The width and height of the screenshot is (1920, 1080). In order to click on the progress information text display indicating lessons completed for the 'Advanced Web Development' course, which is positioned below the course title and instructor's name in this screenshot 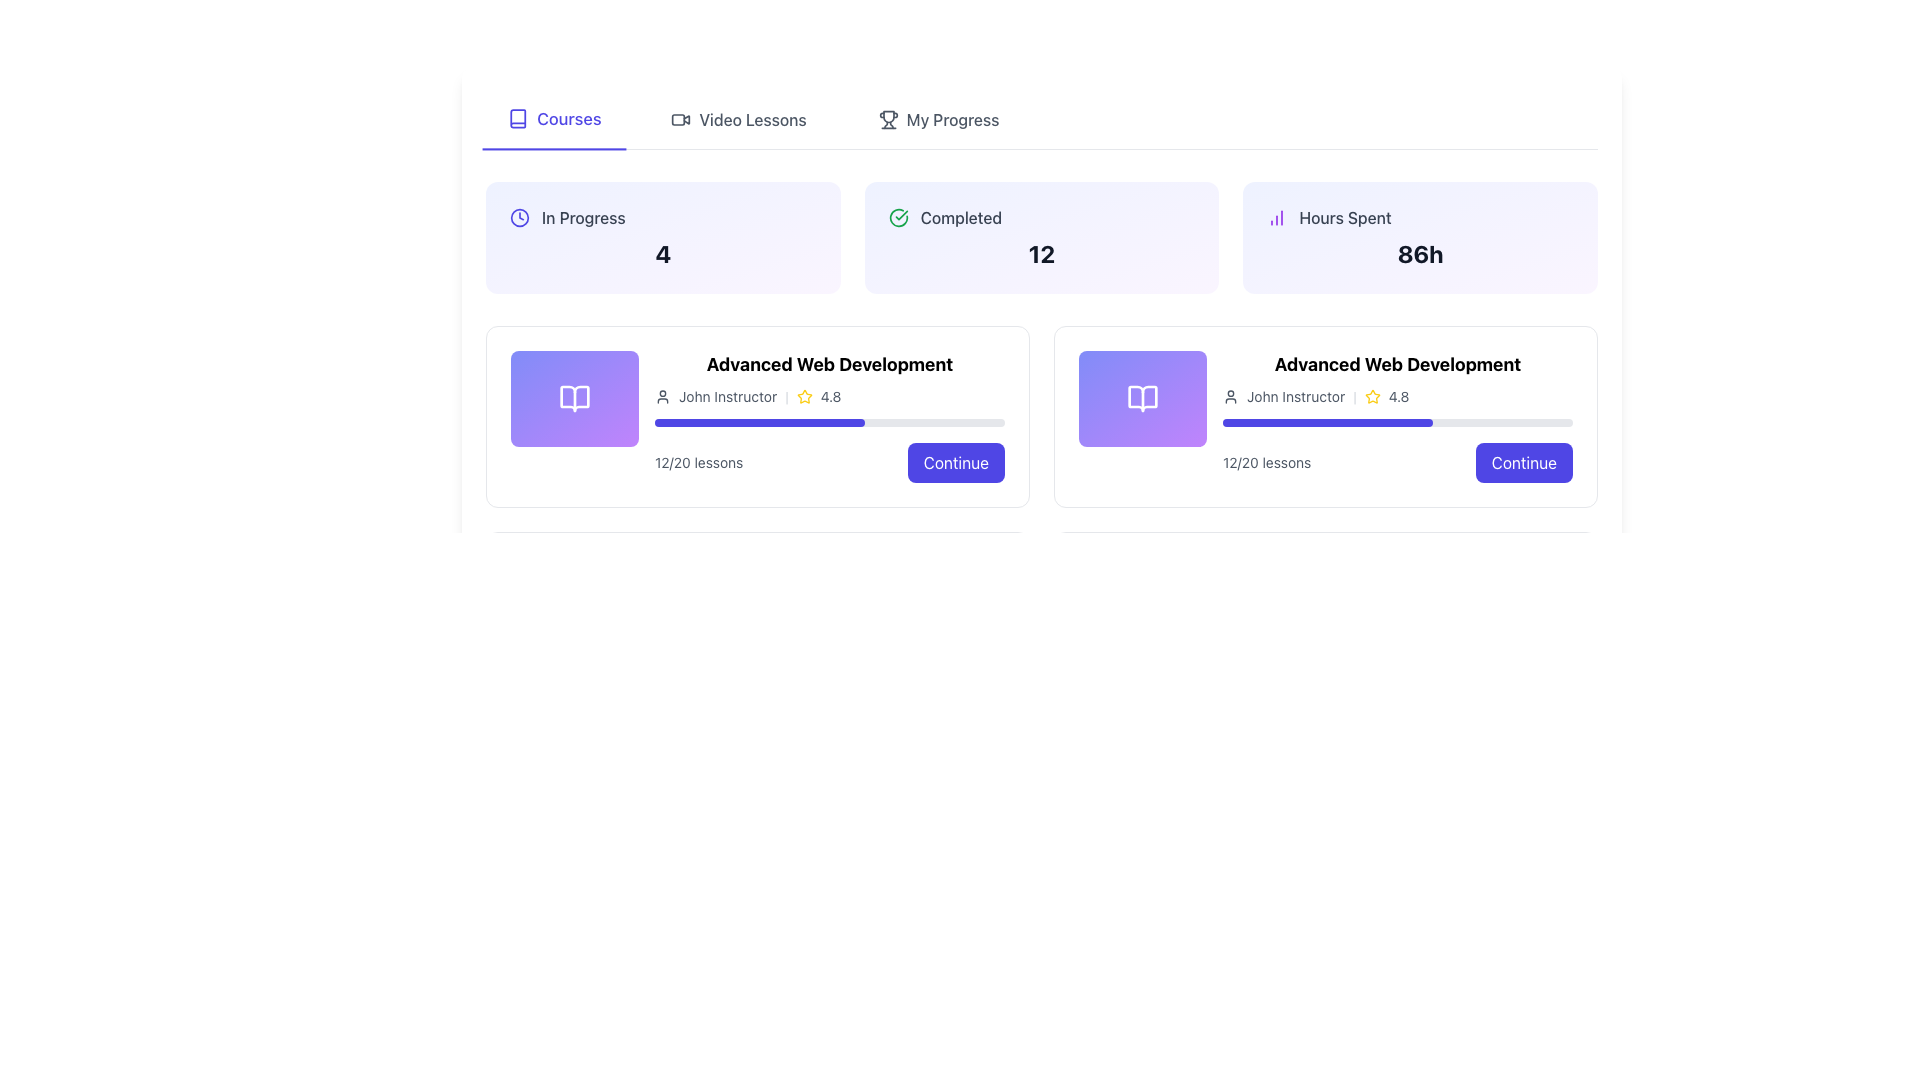, I will do `click(699, 462)`.